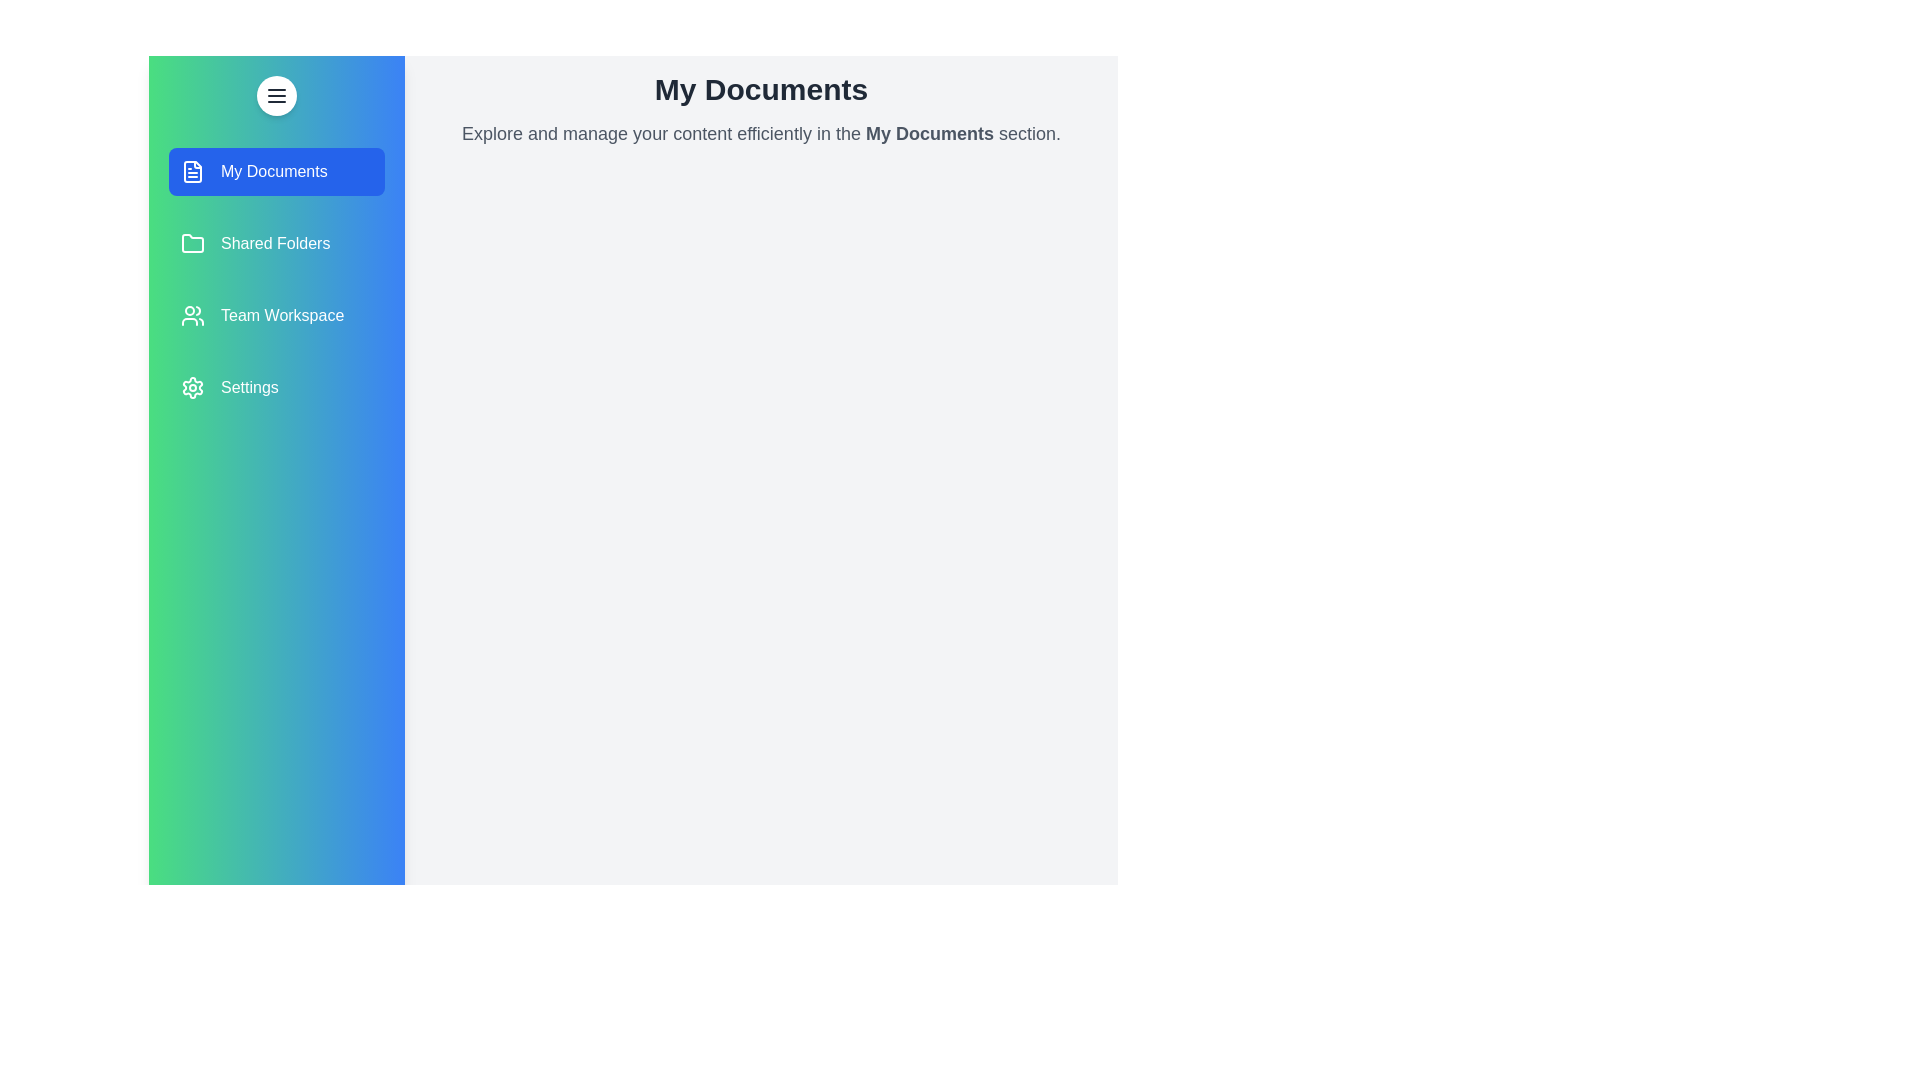 This screenshot has width=1920, height=1080. Describe the element at coordinates (276, 242) in the screenshot. I see `the section Shared Folders from the drawer menu` at that location.